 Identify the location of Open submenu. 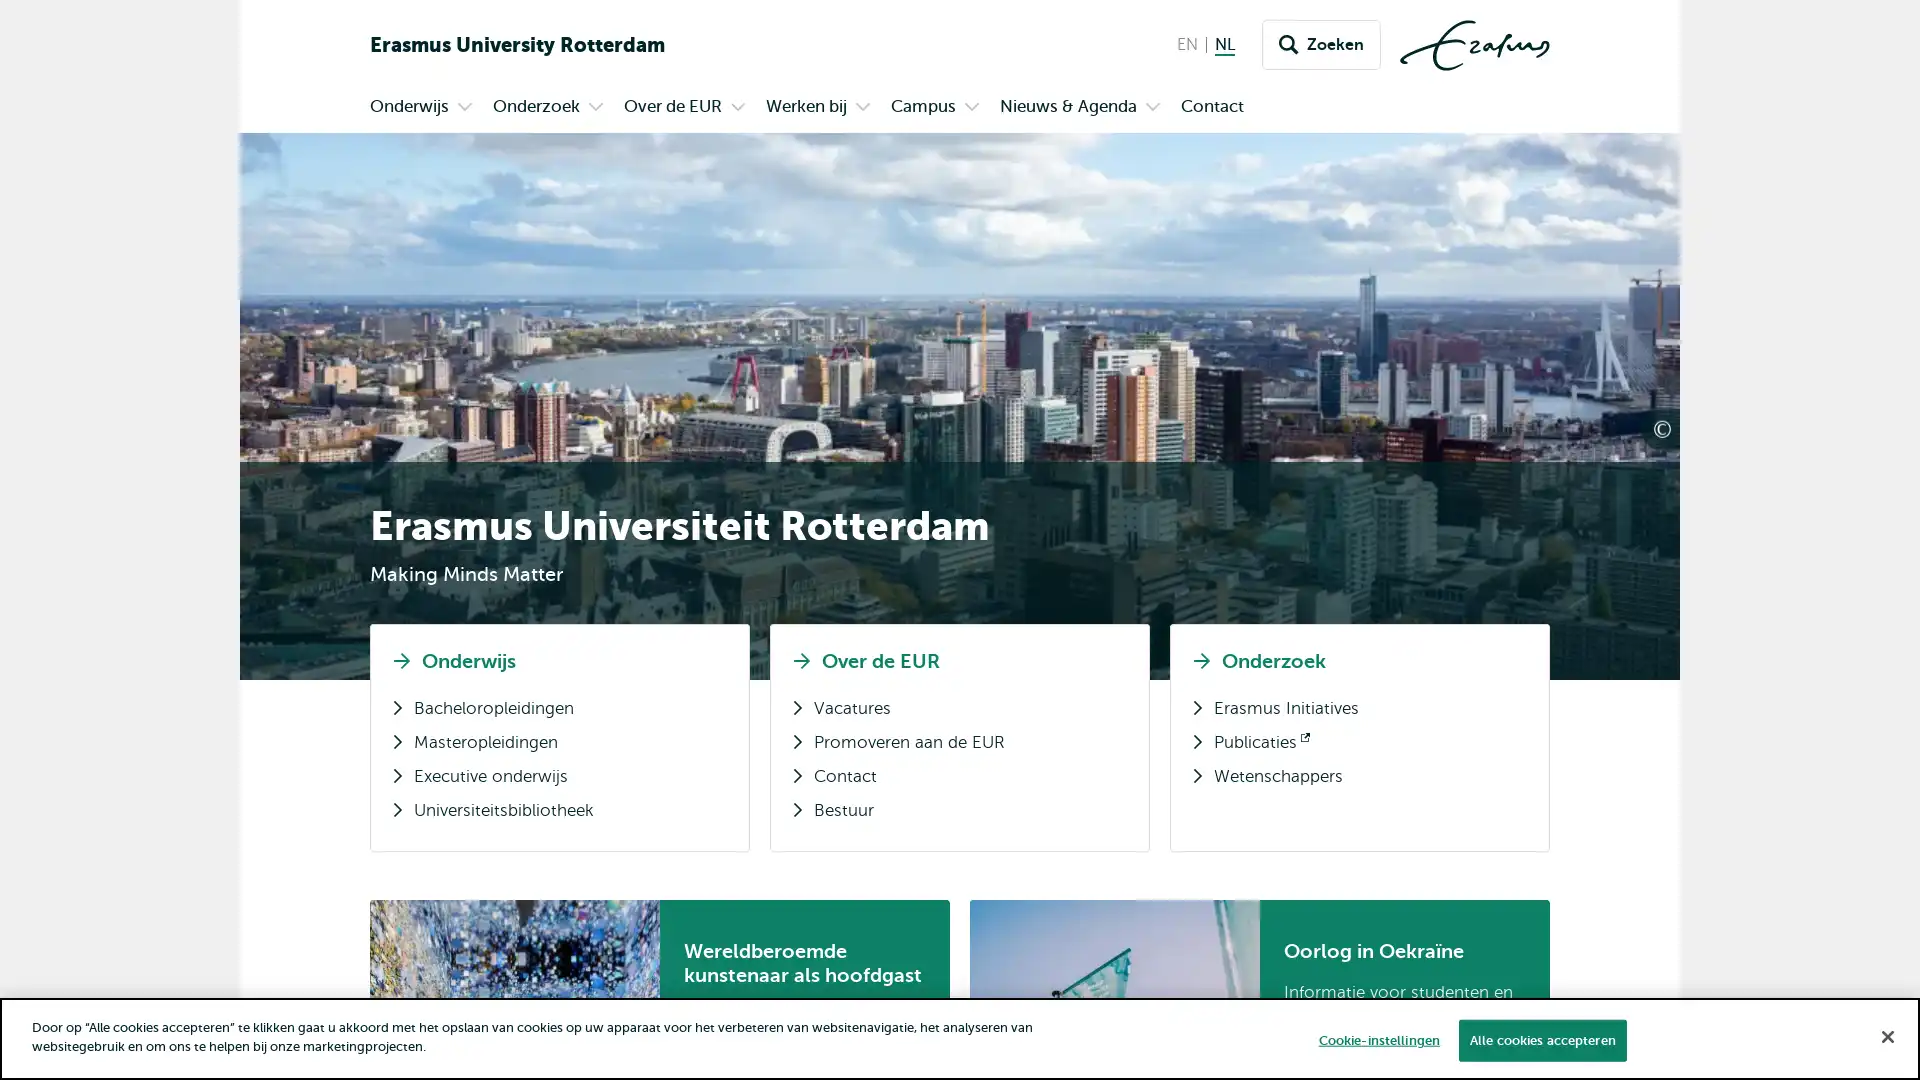
(863, 108).